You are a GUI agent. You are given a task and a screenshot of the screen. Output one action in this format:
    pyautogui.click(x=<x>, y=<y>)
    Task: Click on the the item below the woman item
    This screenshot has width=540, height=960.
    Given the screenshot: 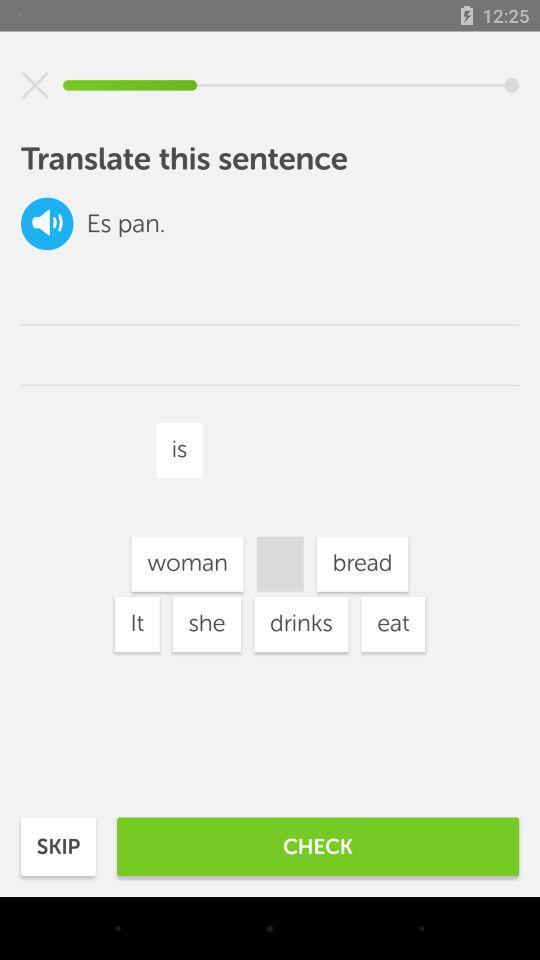 What is the action you would take?
    pyautogui.click(x=136, y=623)
    